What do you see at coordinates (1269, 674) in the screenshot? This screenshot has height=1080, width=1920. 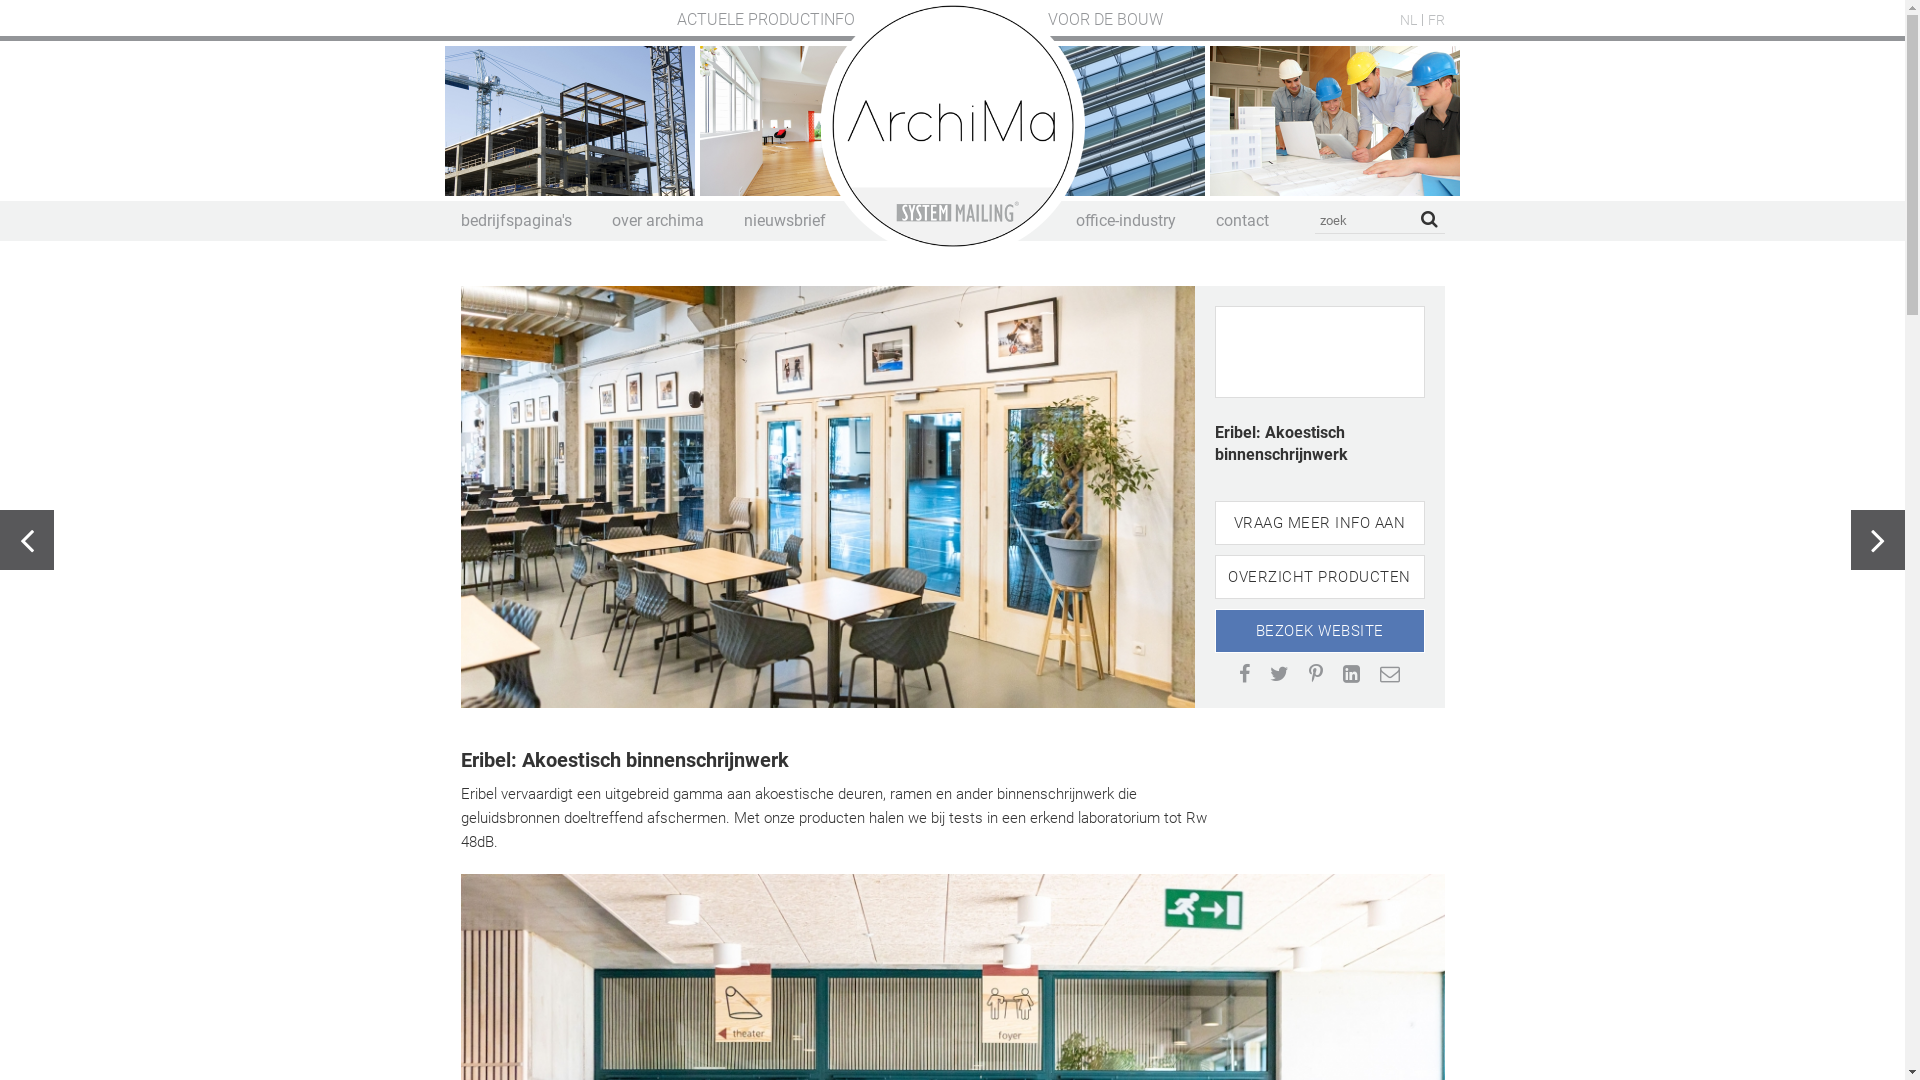 I see `'Twitter'` at bounding box center [1269, 674].